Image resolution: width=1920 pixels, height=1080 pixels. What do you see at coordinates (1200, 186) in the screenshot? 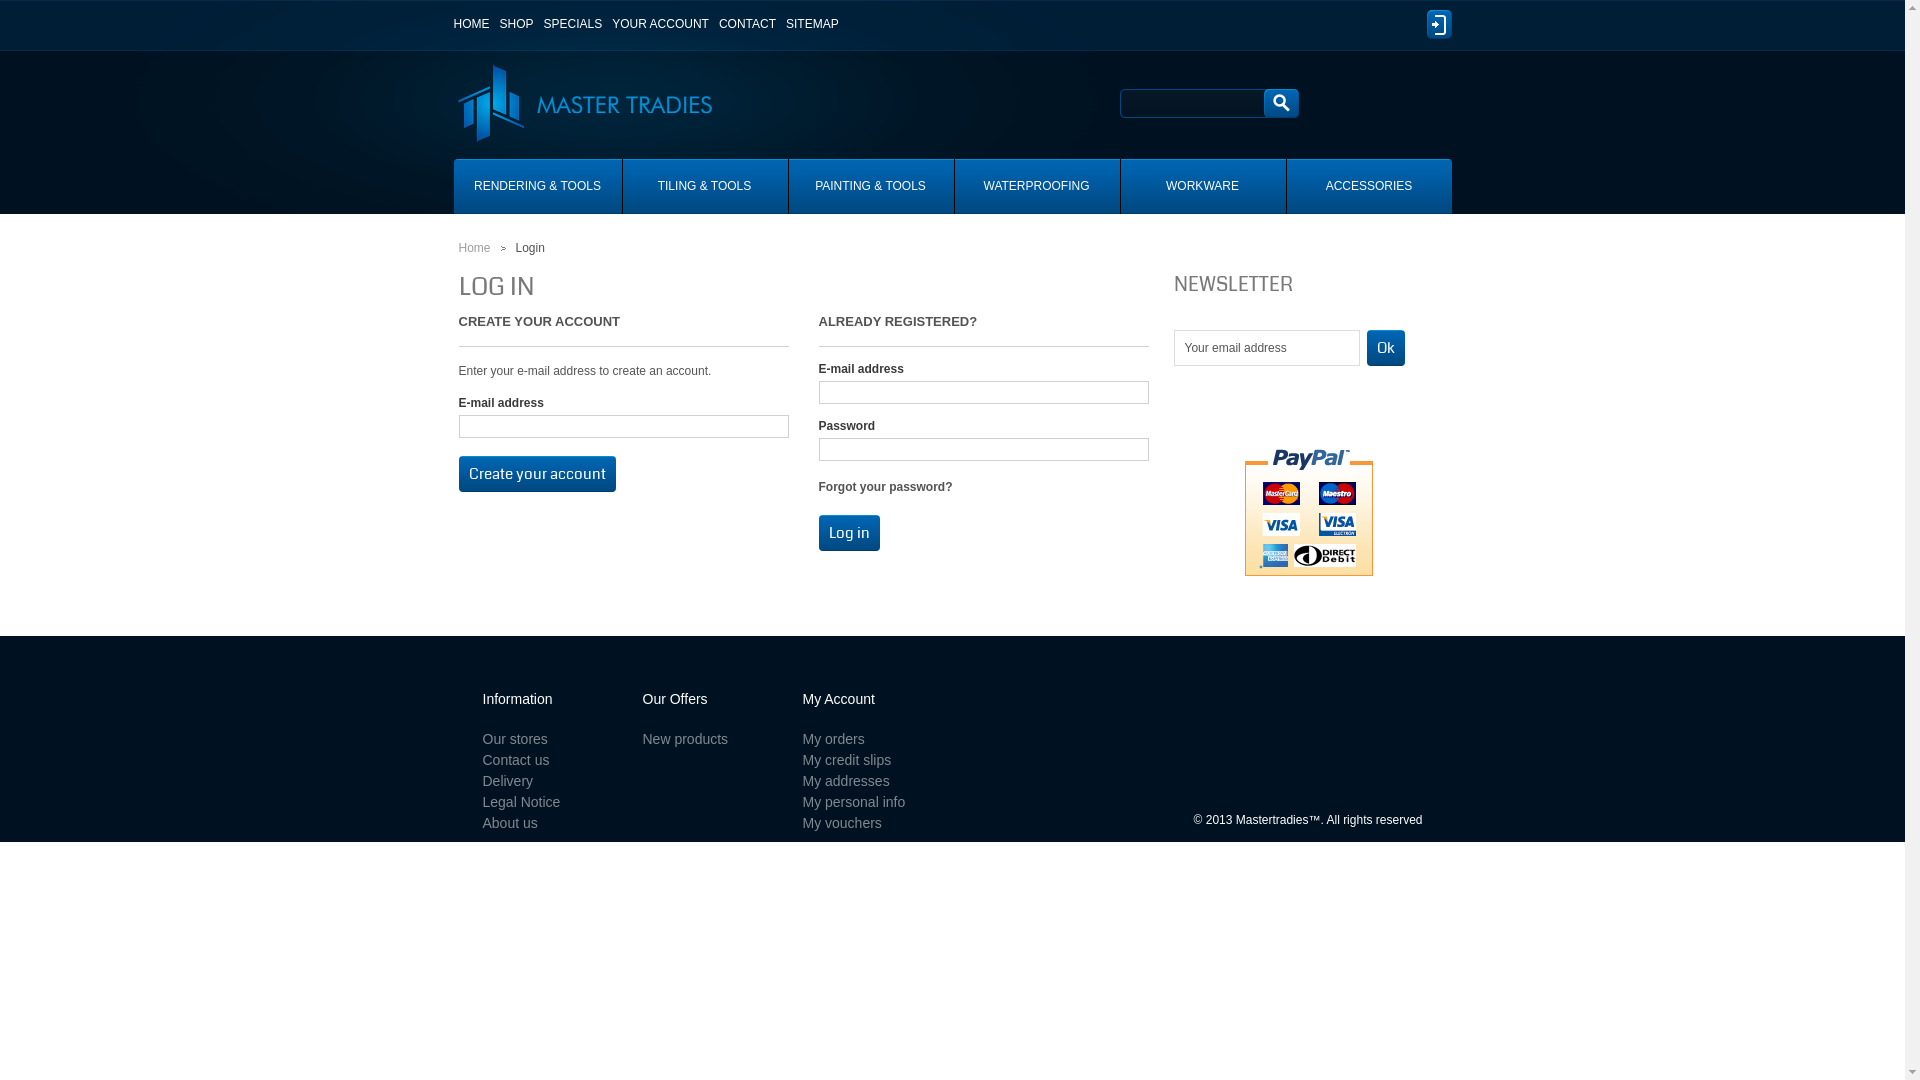
I see `'WORKWARE'` at bounding box center [1200, 186].